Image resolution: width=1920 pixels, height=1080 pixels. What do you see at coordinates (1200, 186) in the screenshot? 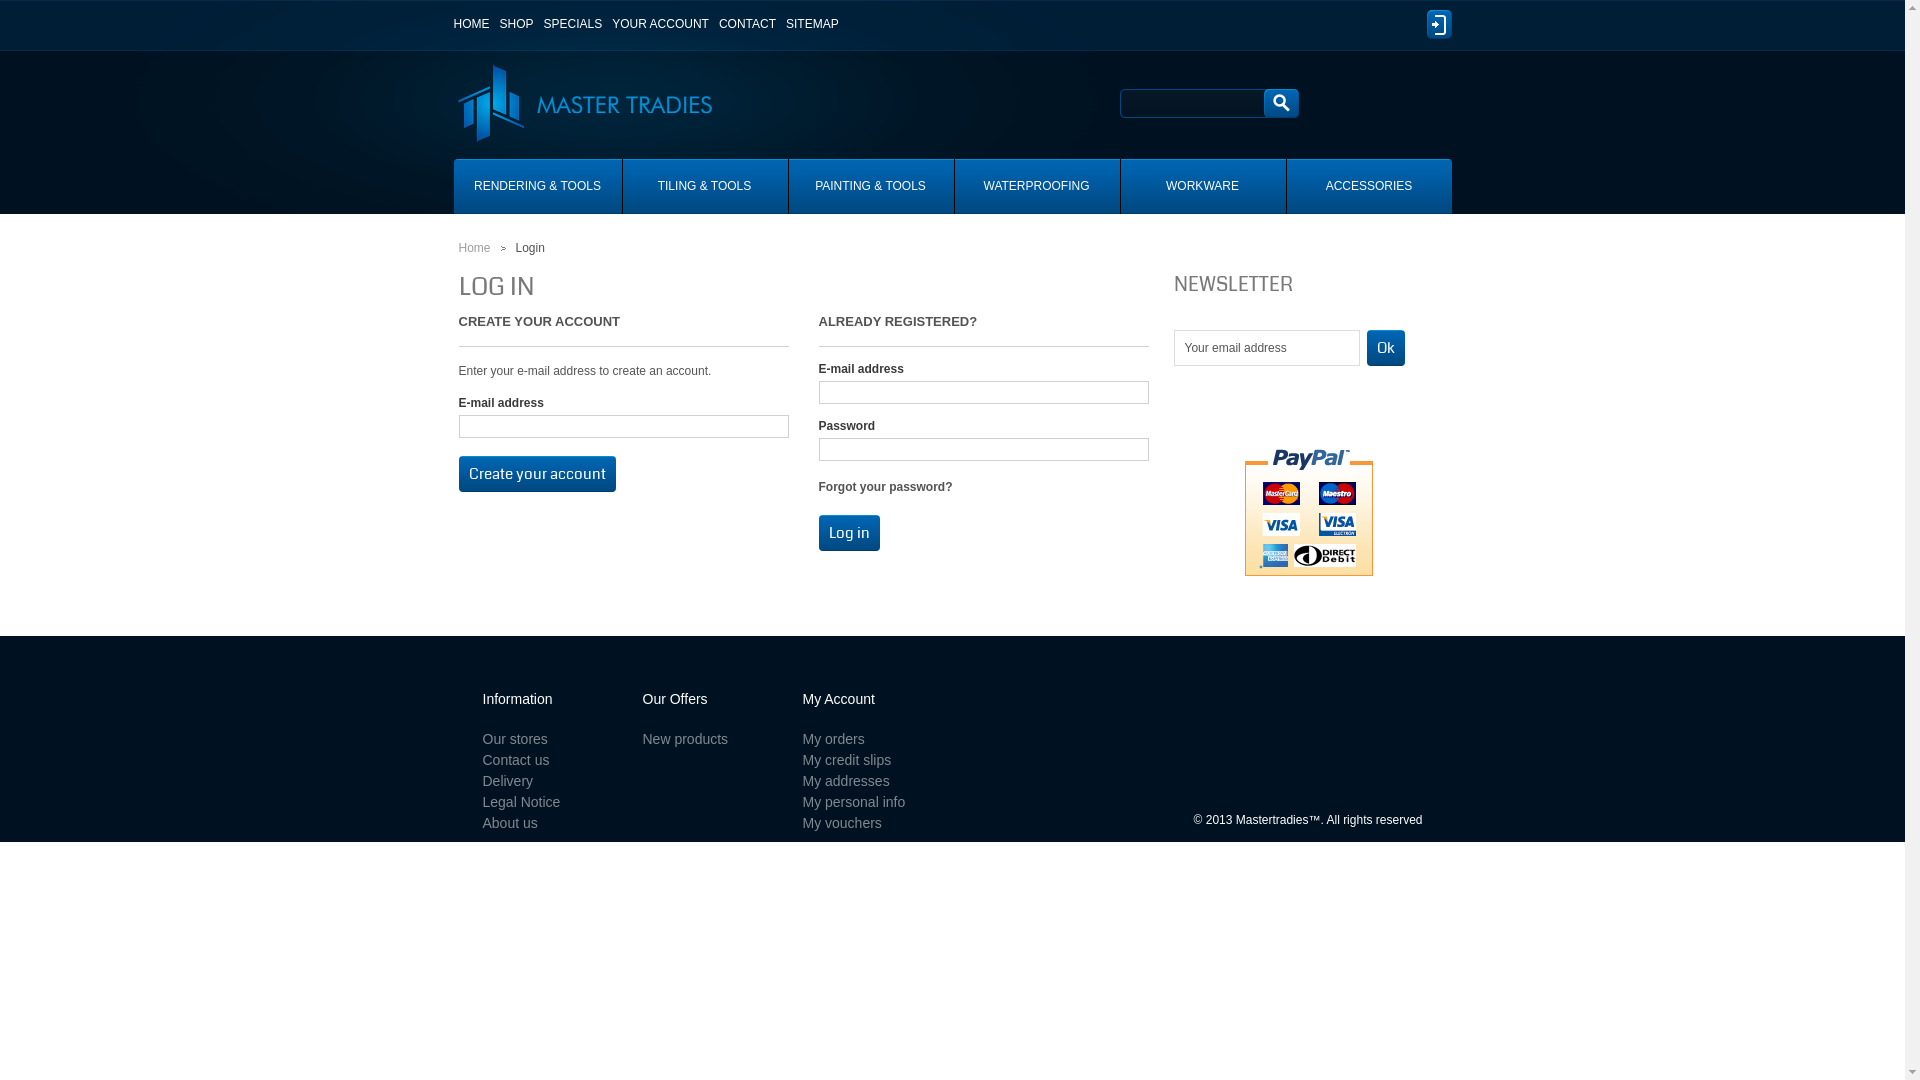
I see `'WORKWARE'` at bounding box center [1200, 186].